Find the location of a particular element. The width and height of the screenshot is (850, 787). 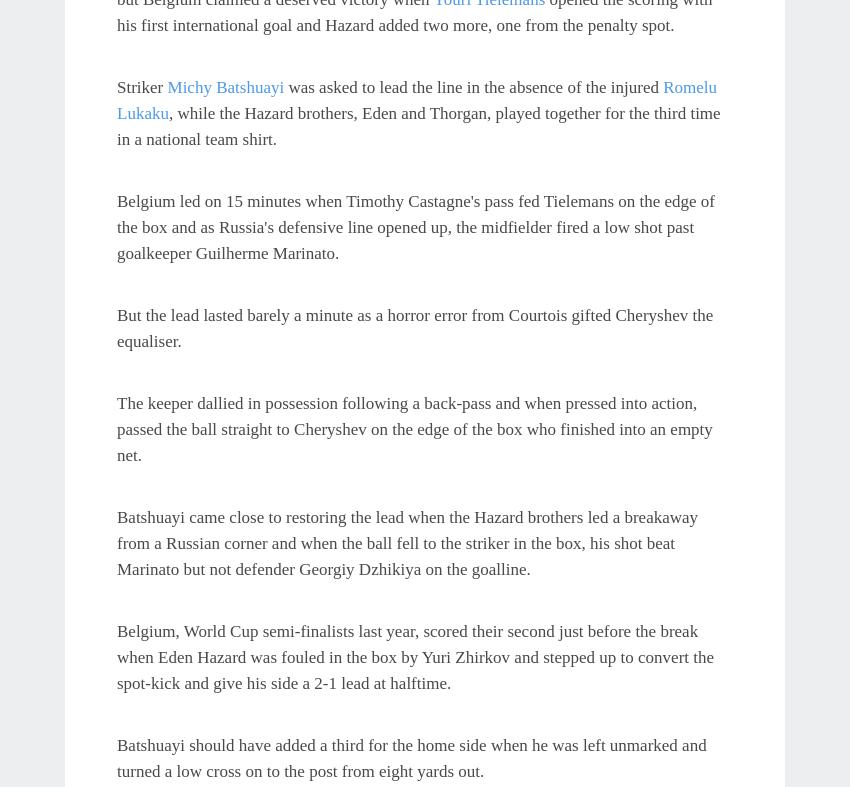

'The keeper dallied in possession following a back-pass and when pressed into action, passed the ball straight to Cheryshev on the edge of the box who finished into an empty net.' is located at coordinates (414, 428).